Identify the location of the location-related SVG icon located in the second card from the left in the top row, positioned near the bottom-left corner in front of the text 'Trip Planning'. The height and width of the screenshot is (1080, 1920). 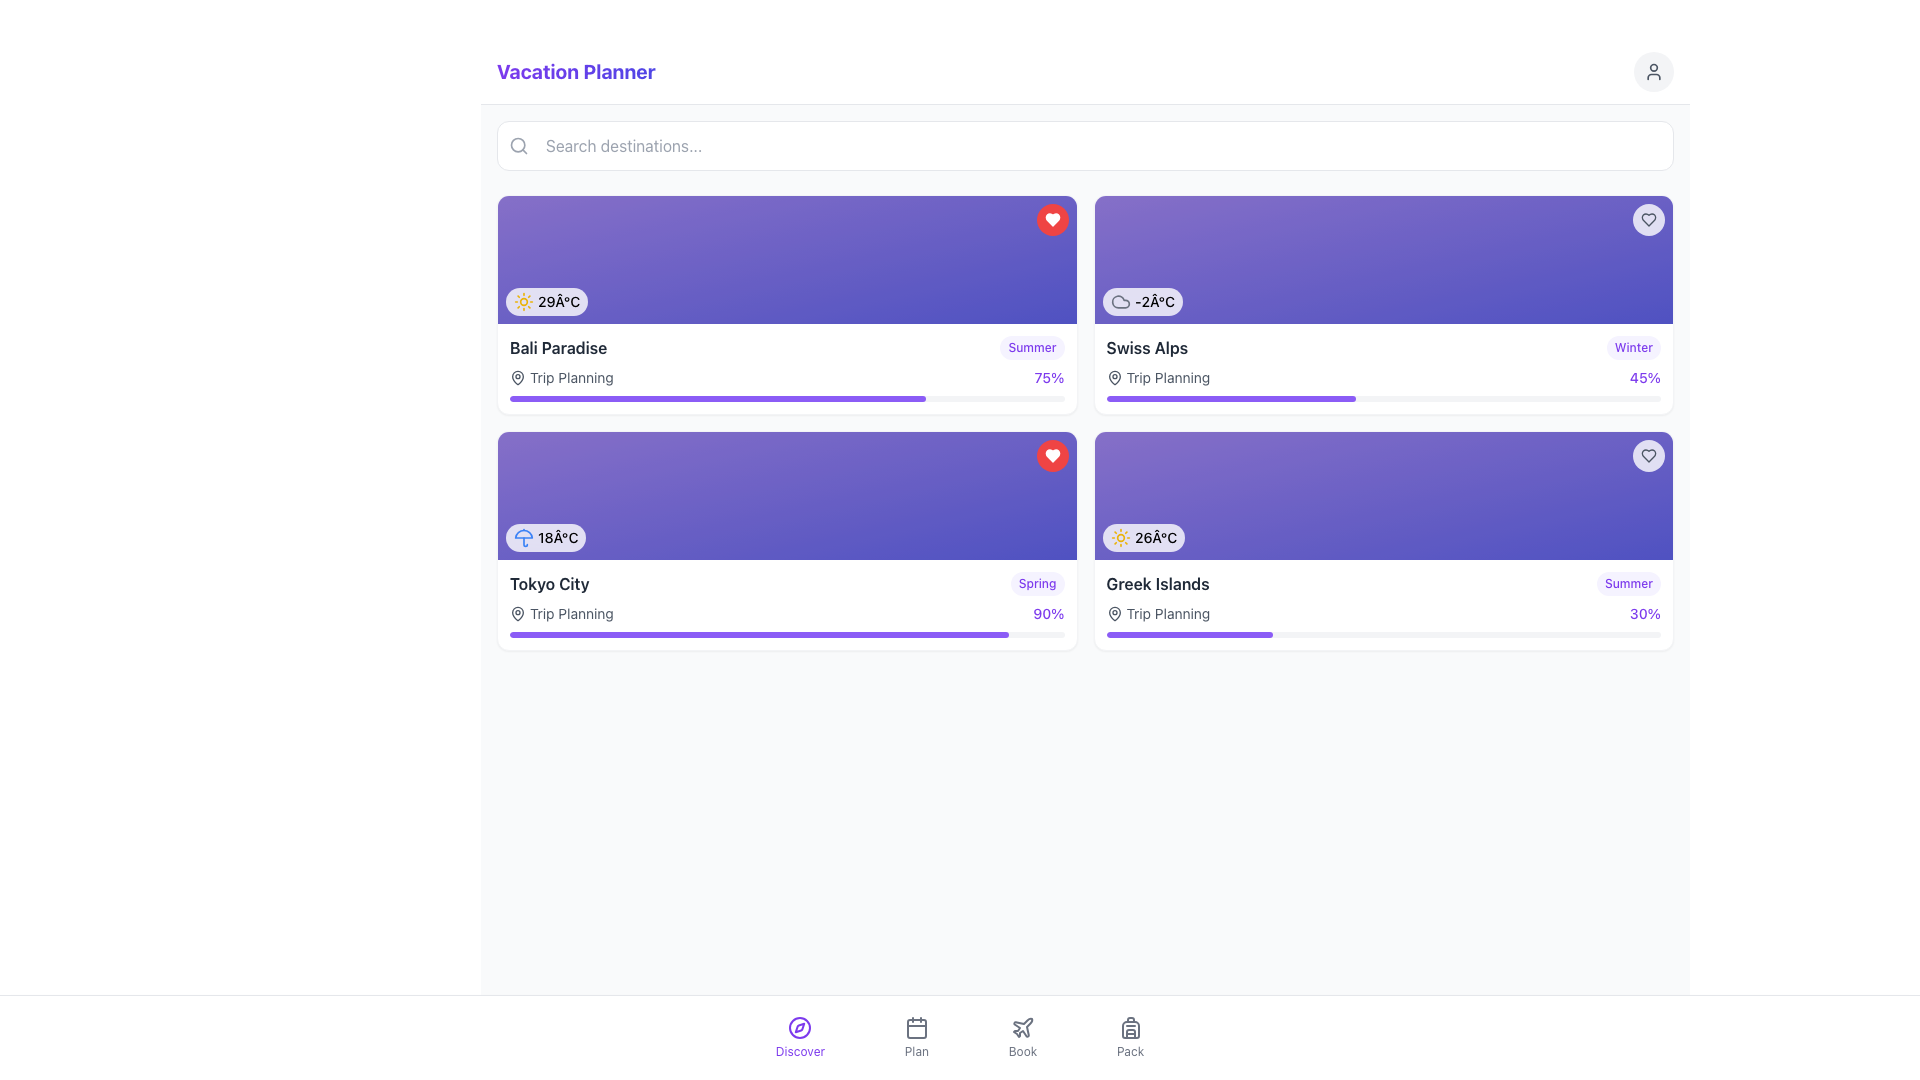
(1113, 378).